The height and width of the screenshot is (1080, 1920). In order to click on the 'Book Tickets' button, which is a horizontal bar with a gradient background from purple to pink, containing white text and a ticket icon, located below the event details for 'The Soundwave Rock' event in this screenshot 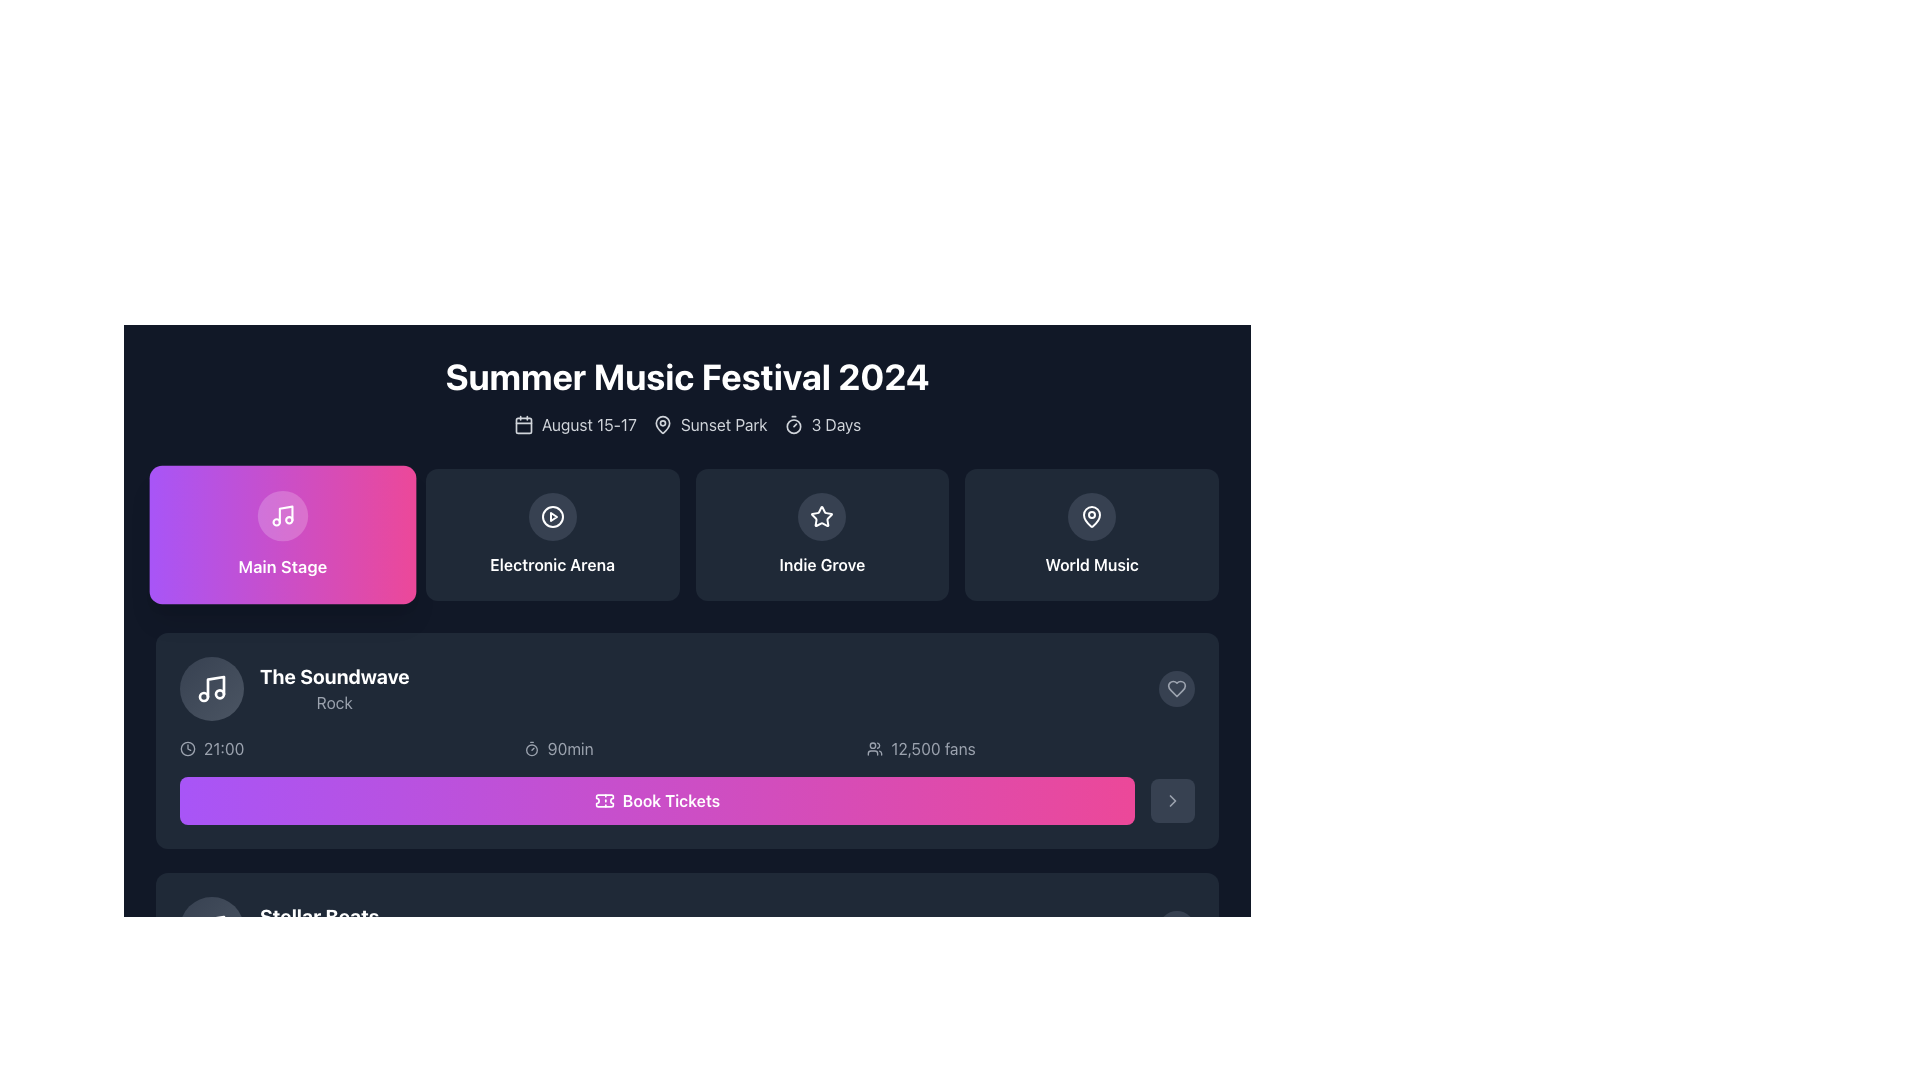, I will do `click(687, 800)`.